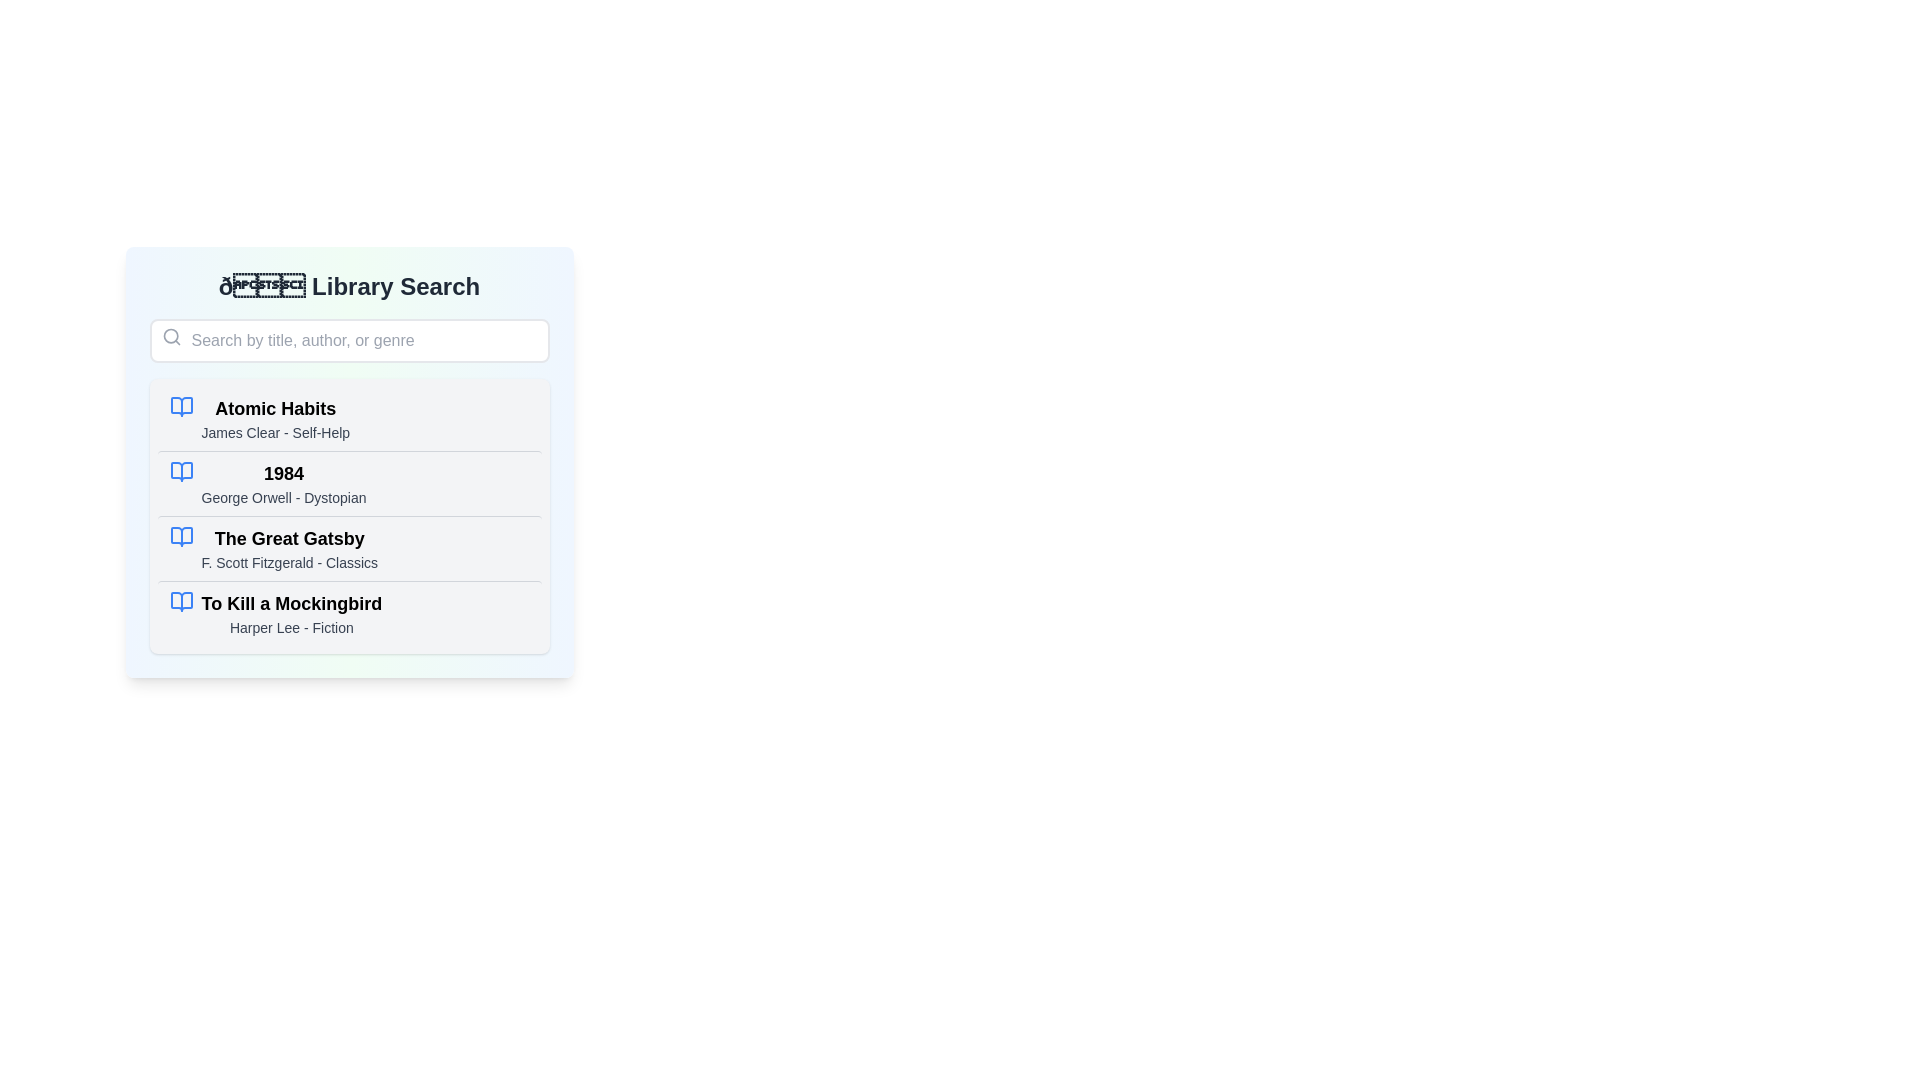 The width and height of the screenshot is (1920, 1080). I want to click on the Text Label that provides the author's name and genre classification of 'The Great Gatsby', located directly below the title, so click(288, 563).